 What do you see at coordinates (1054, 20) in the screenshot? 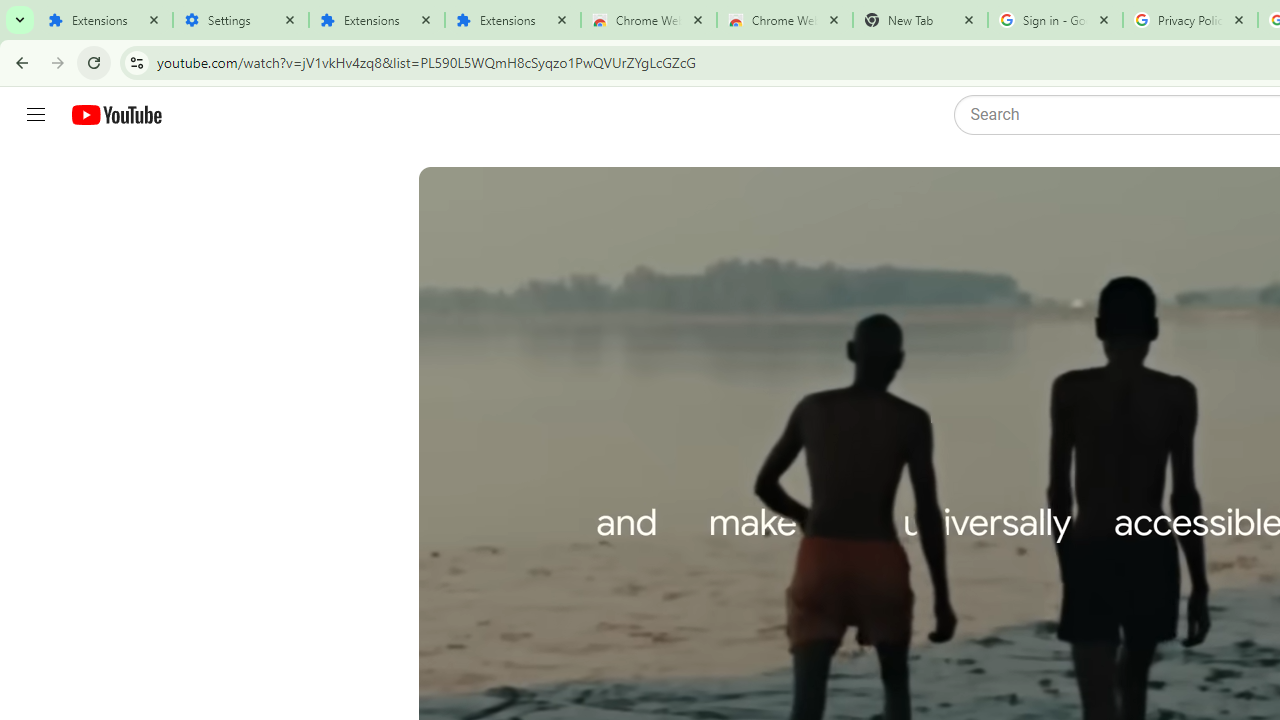
I see `'Sign in - Google Accounts'` at bounding box center [1054, 20].